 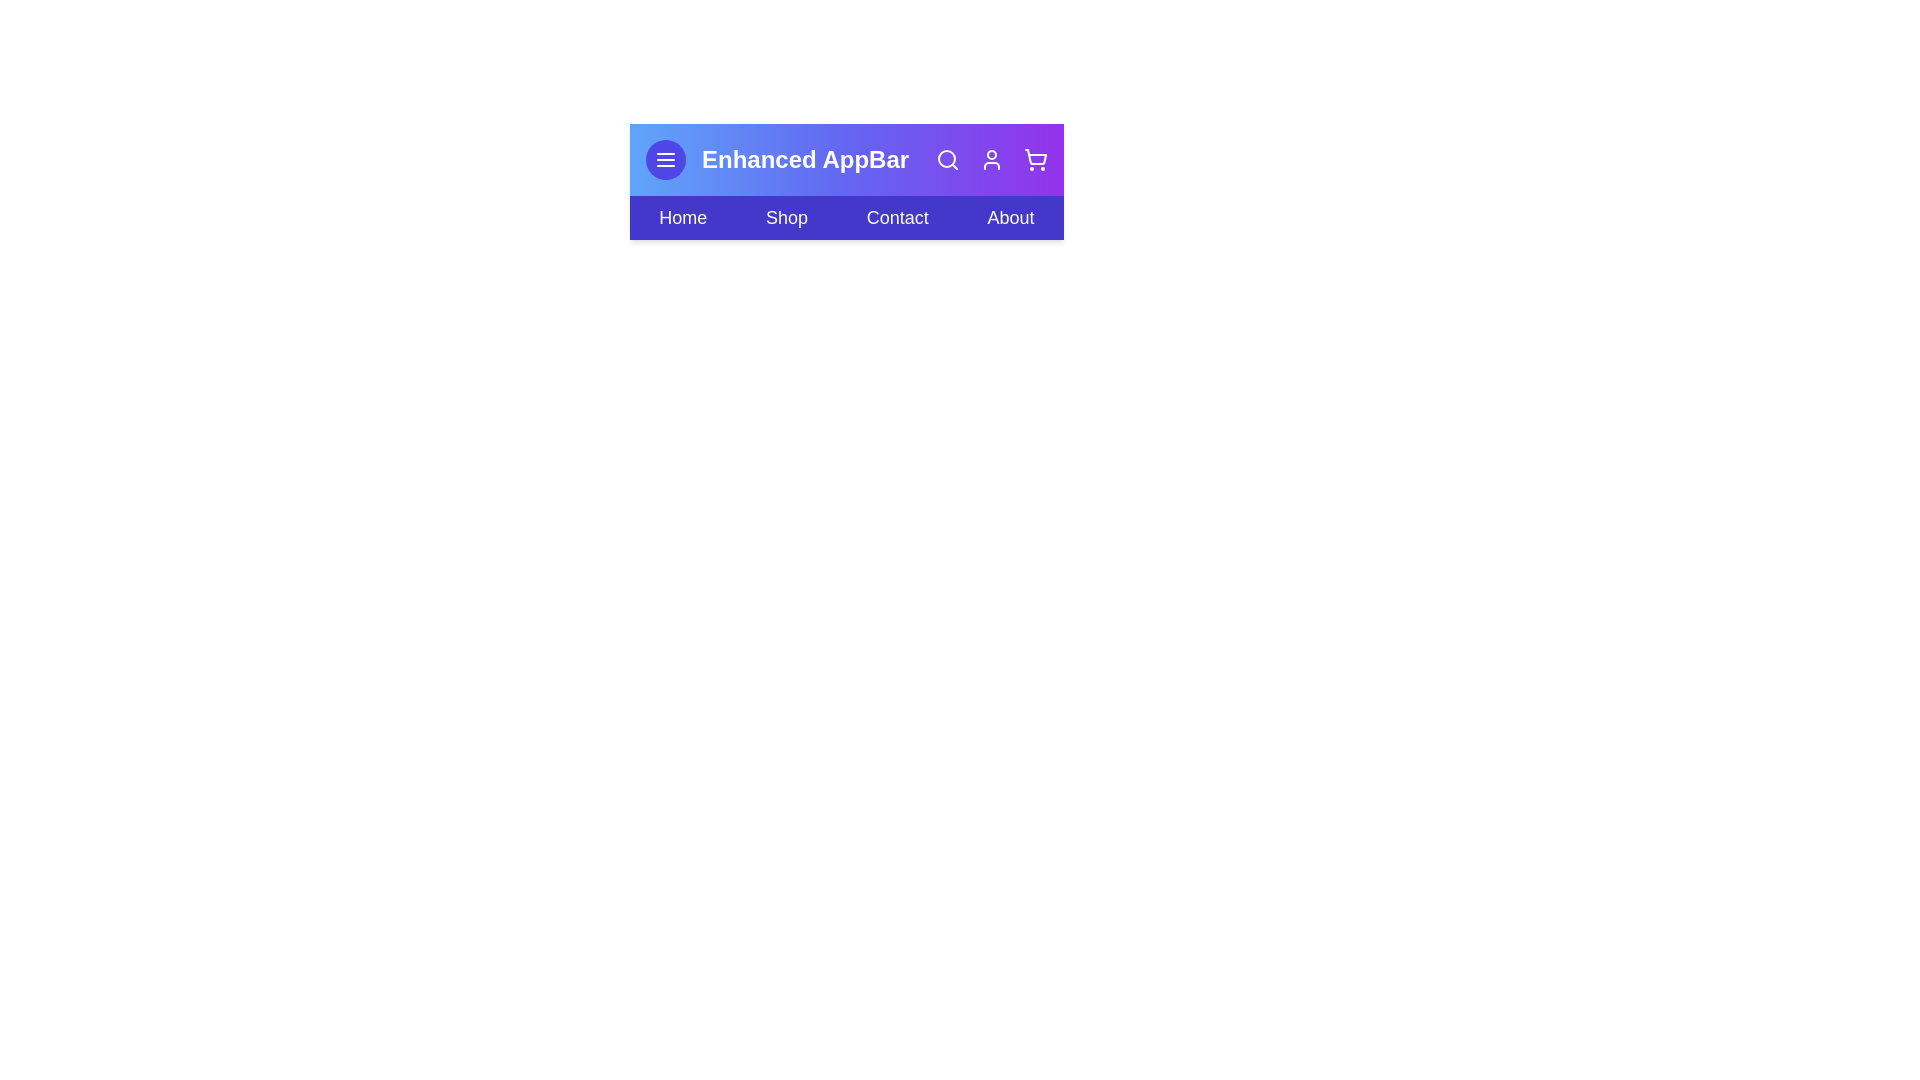 I want to click on the Shop navigation link, so click(x=786, y=218).